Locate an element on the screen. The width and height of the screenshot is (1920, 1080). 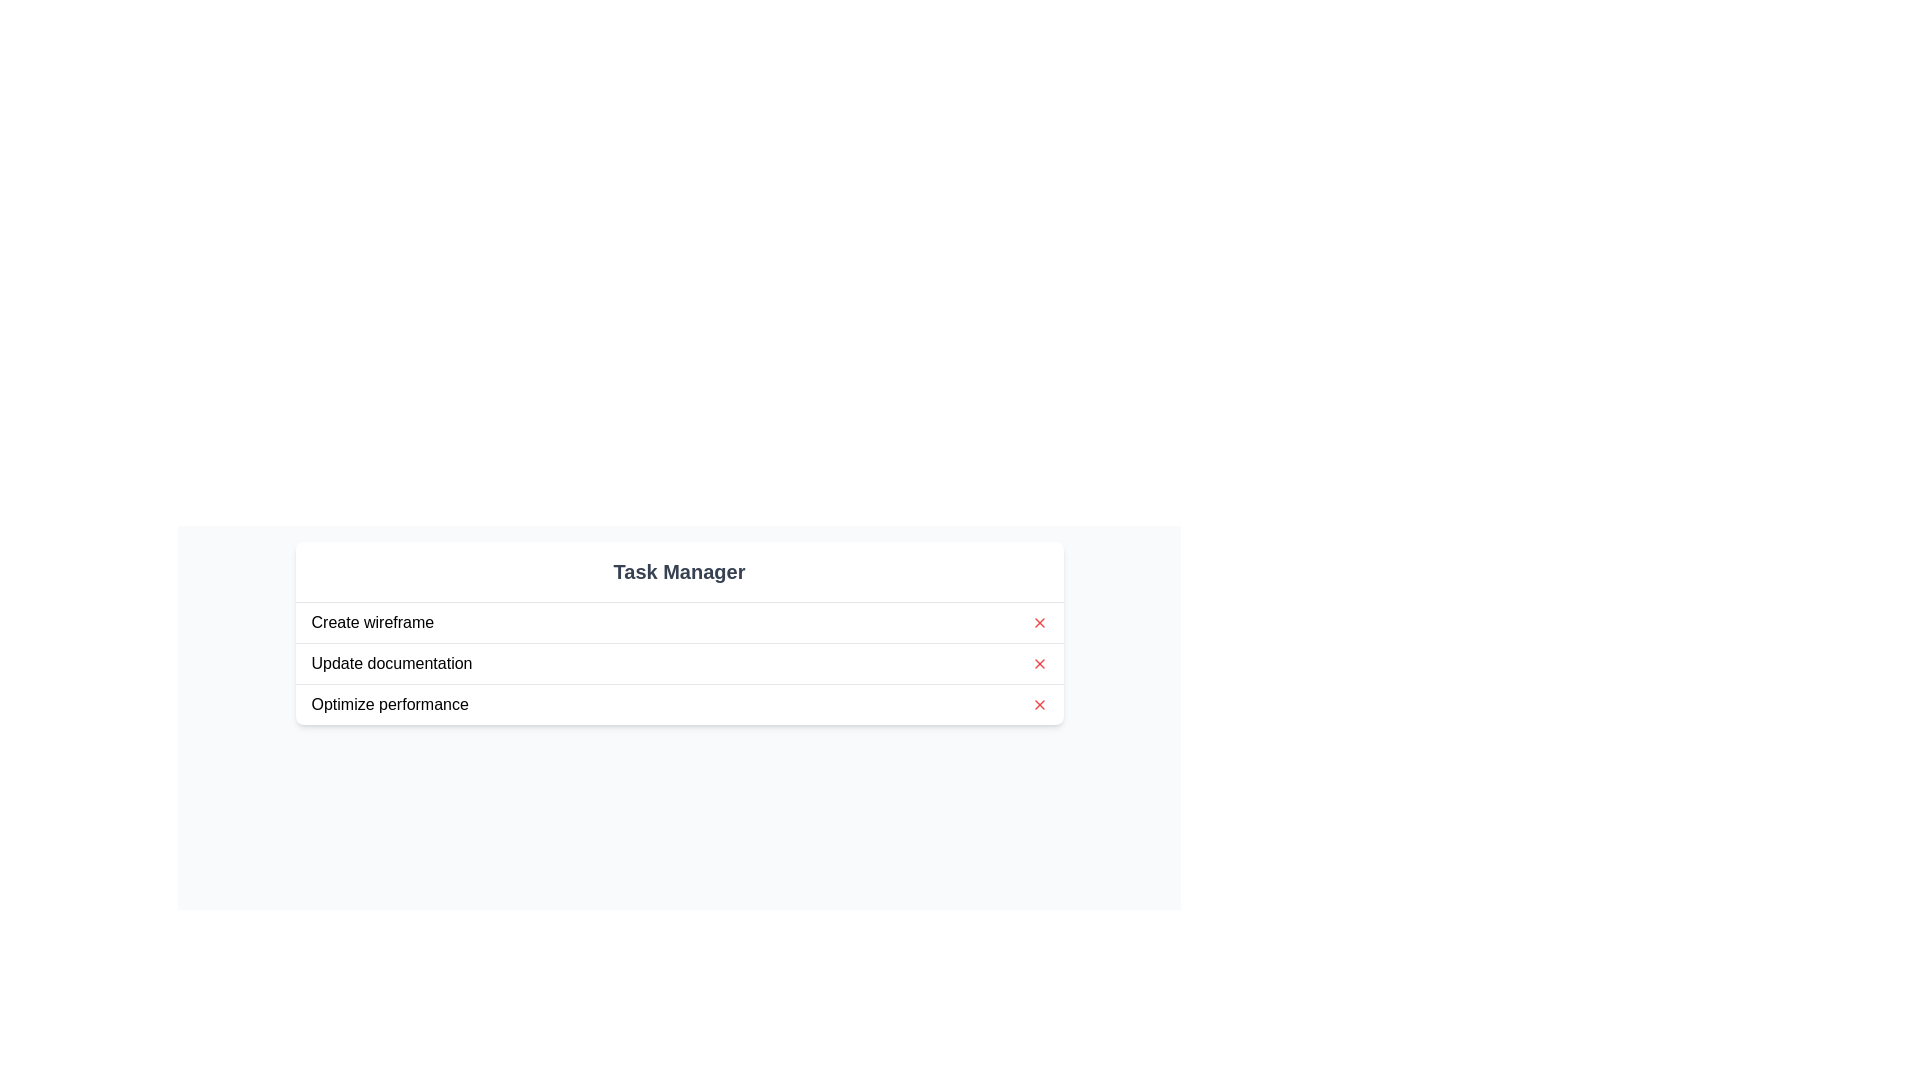
the second text label in the task management interface, which is located below the 'Create wireframe' task and above the 'Optimize performance' task is located at coordinates (392, 663).